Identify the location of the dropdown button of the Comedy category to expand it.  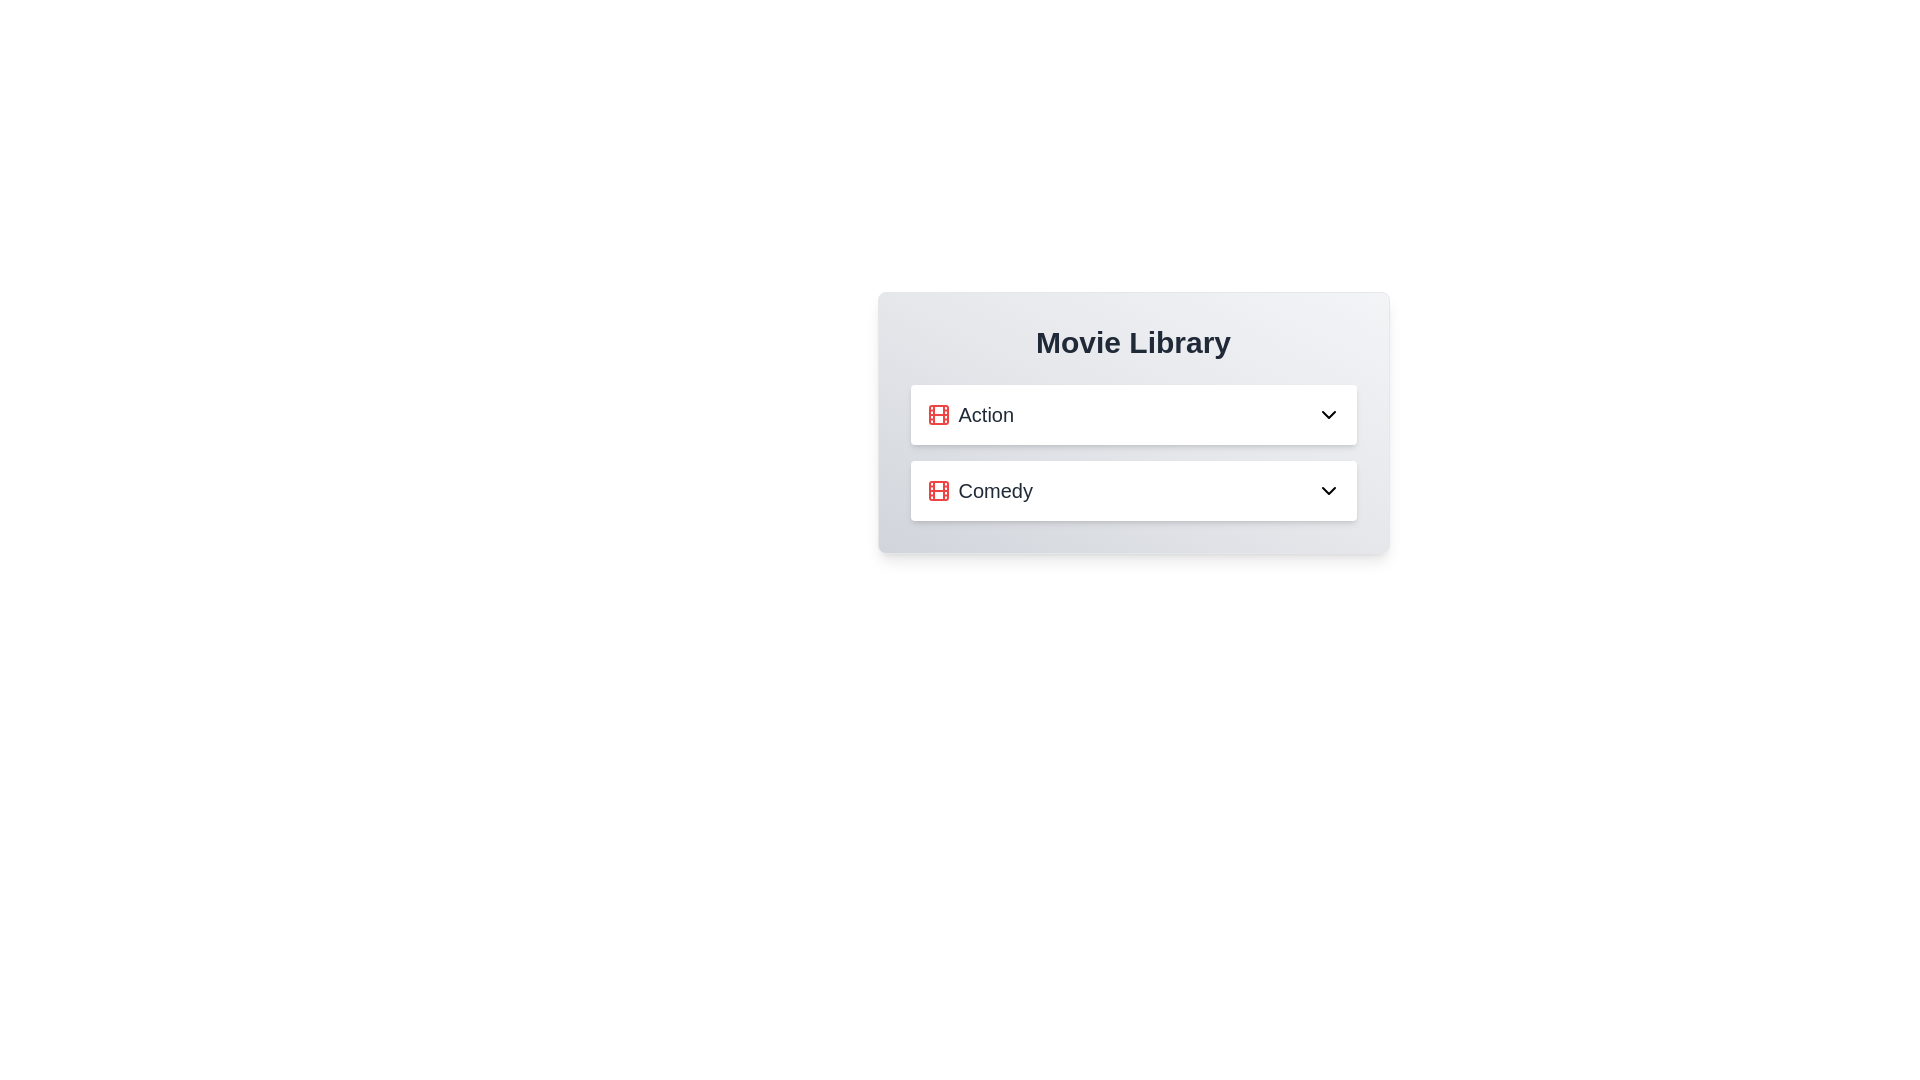
(1328, 490).